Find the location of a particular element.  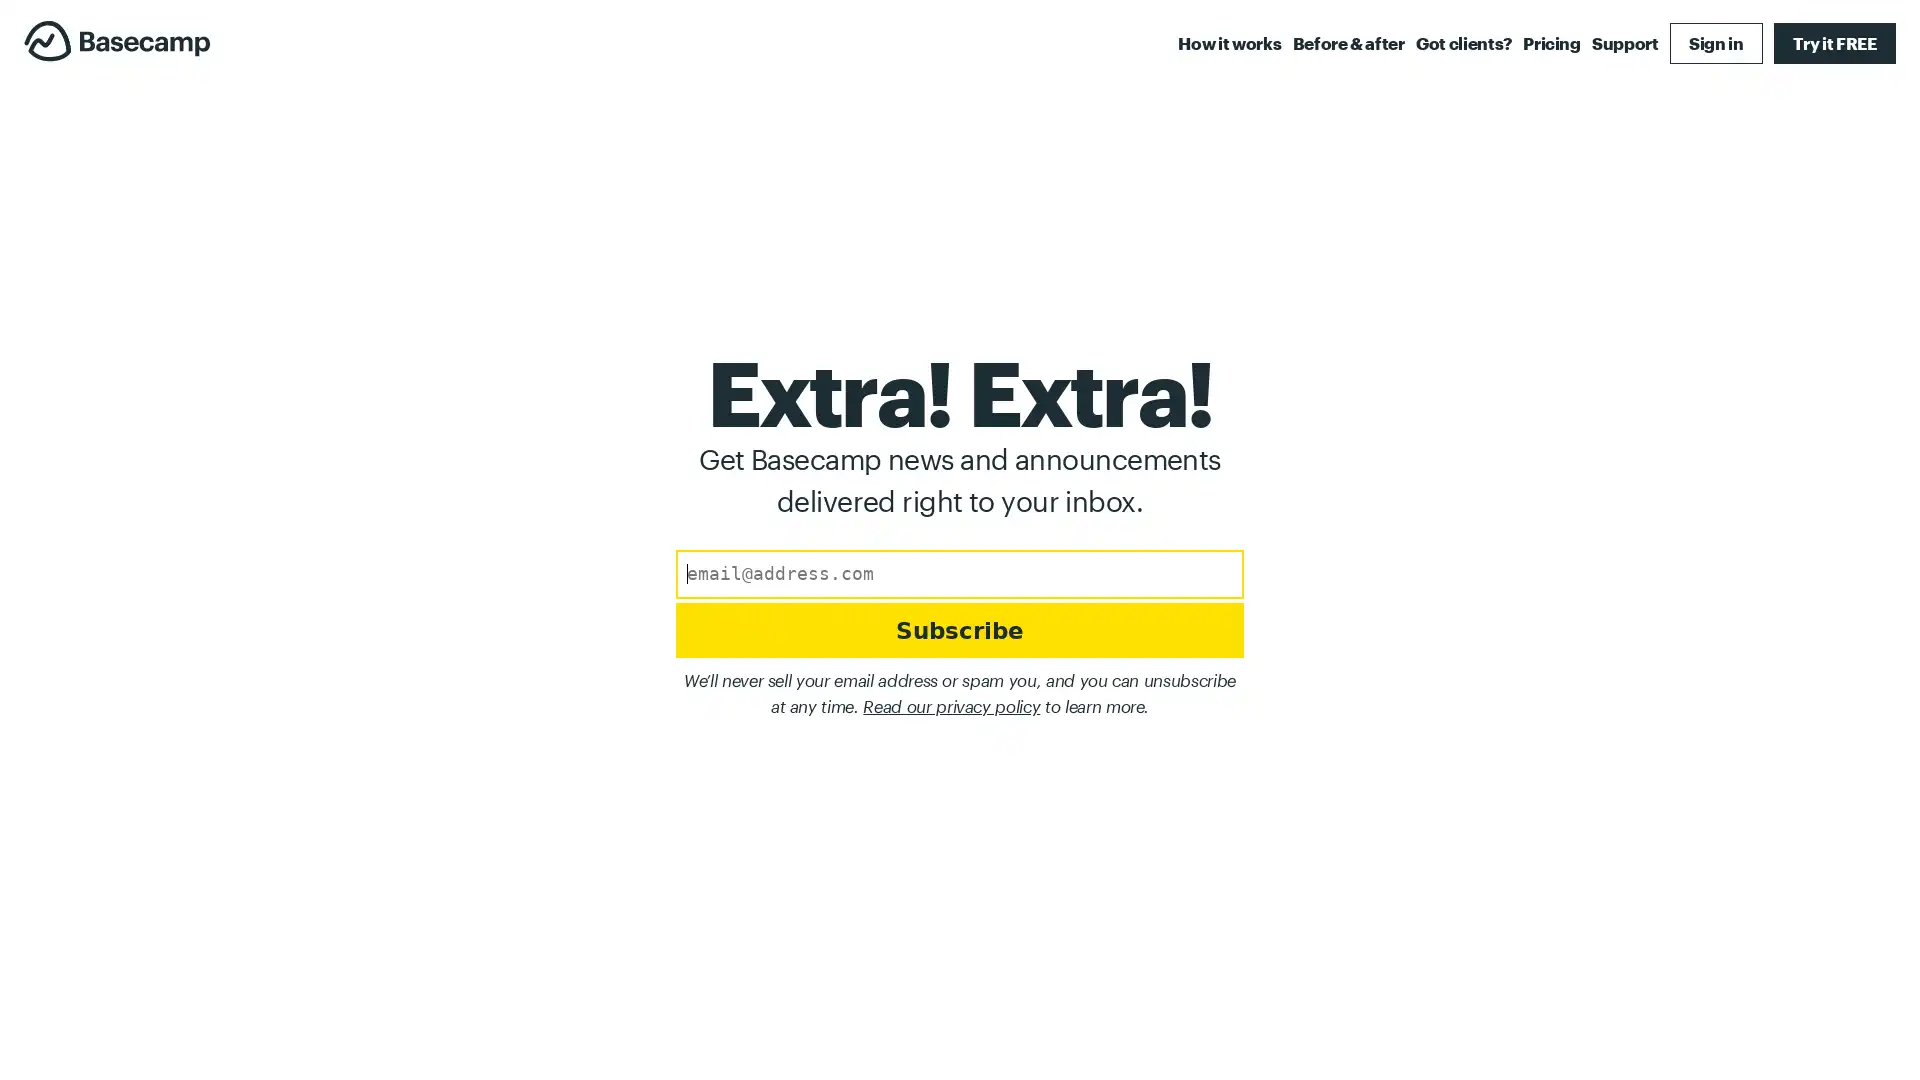

Subscribe is located at coordinates (958, 633).